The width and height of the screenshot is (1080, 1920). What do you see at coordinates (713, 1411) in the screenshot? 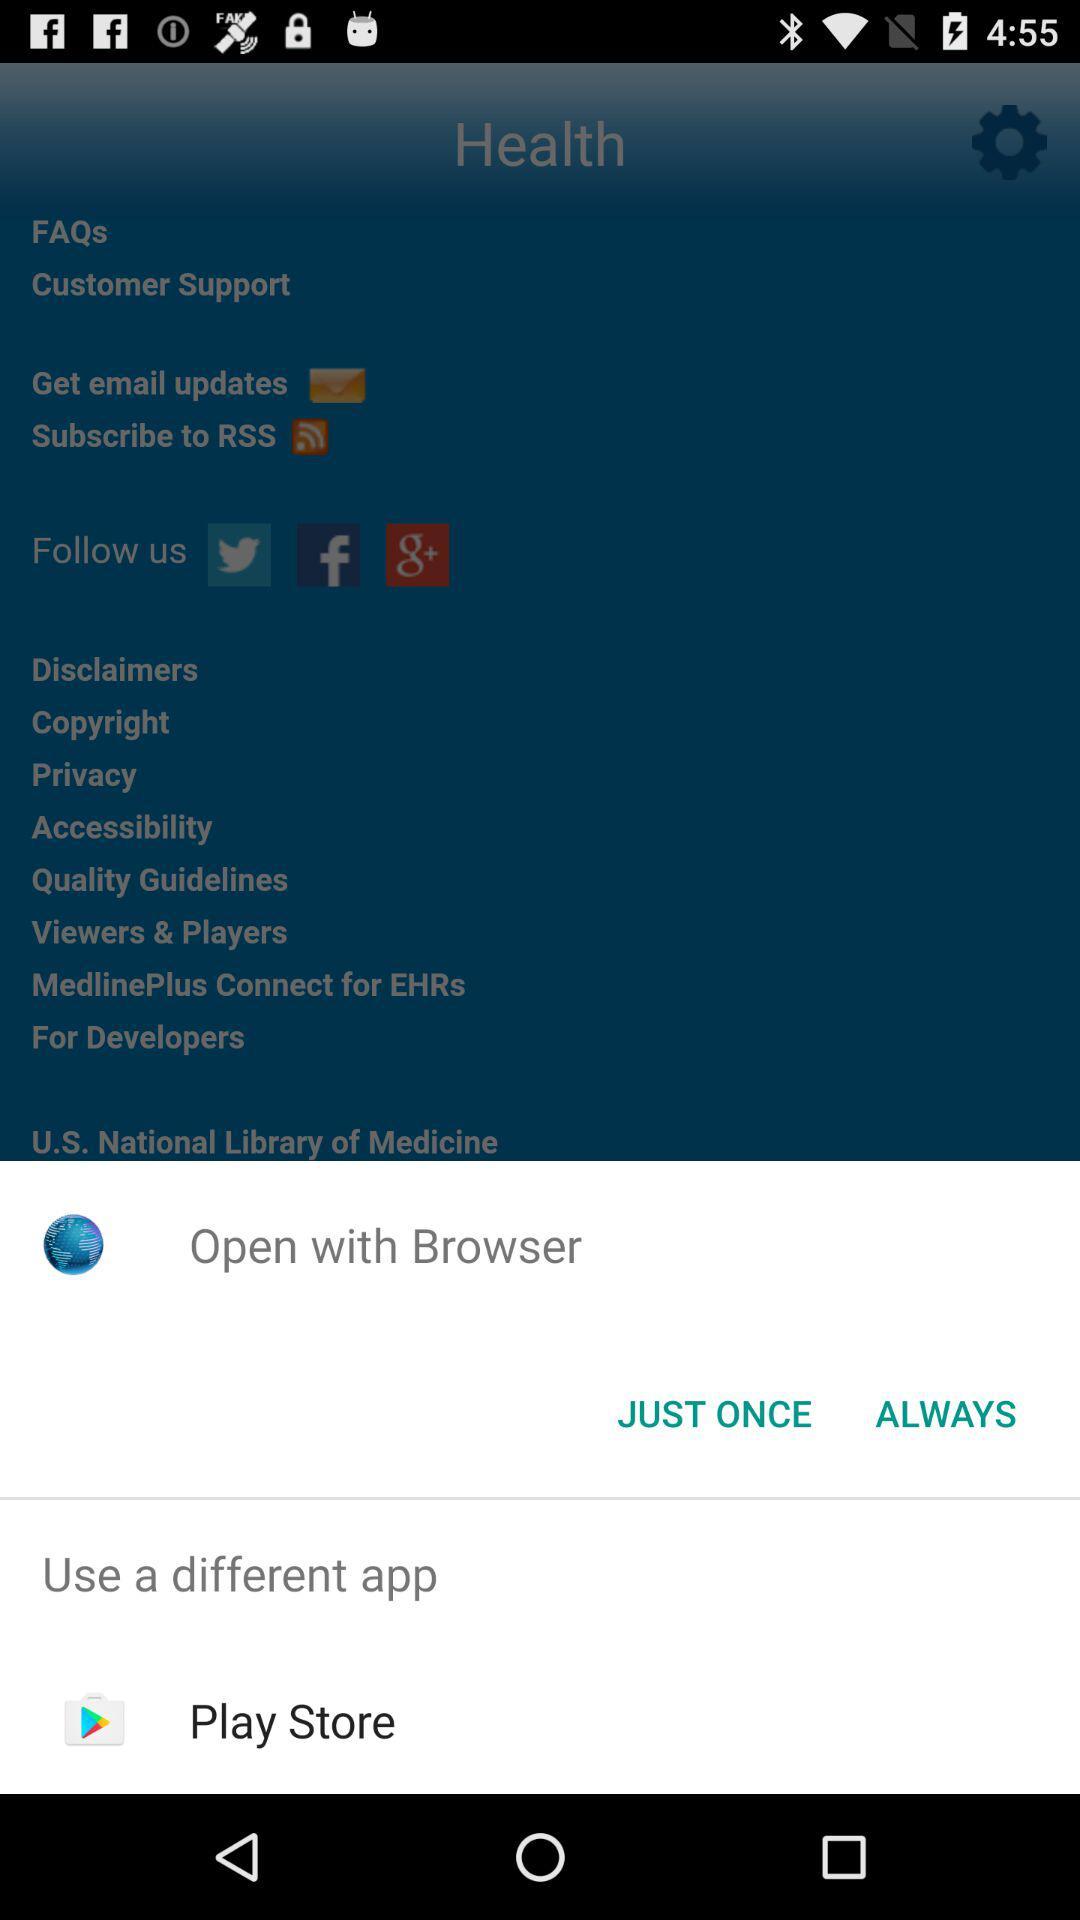
I see `icon below open with browser` at bounding box center [713, 1411].